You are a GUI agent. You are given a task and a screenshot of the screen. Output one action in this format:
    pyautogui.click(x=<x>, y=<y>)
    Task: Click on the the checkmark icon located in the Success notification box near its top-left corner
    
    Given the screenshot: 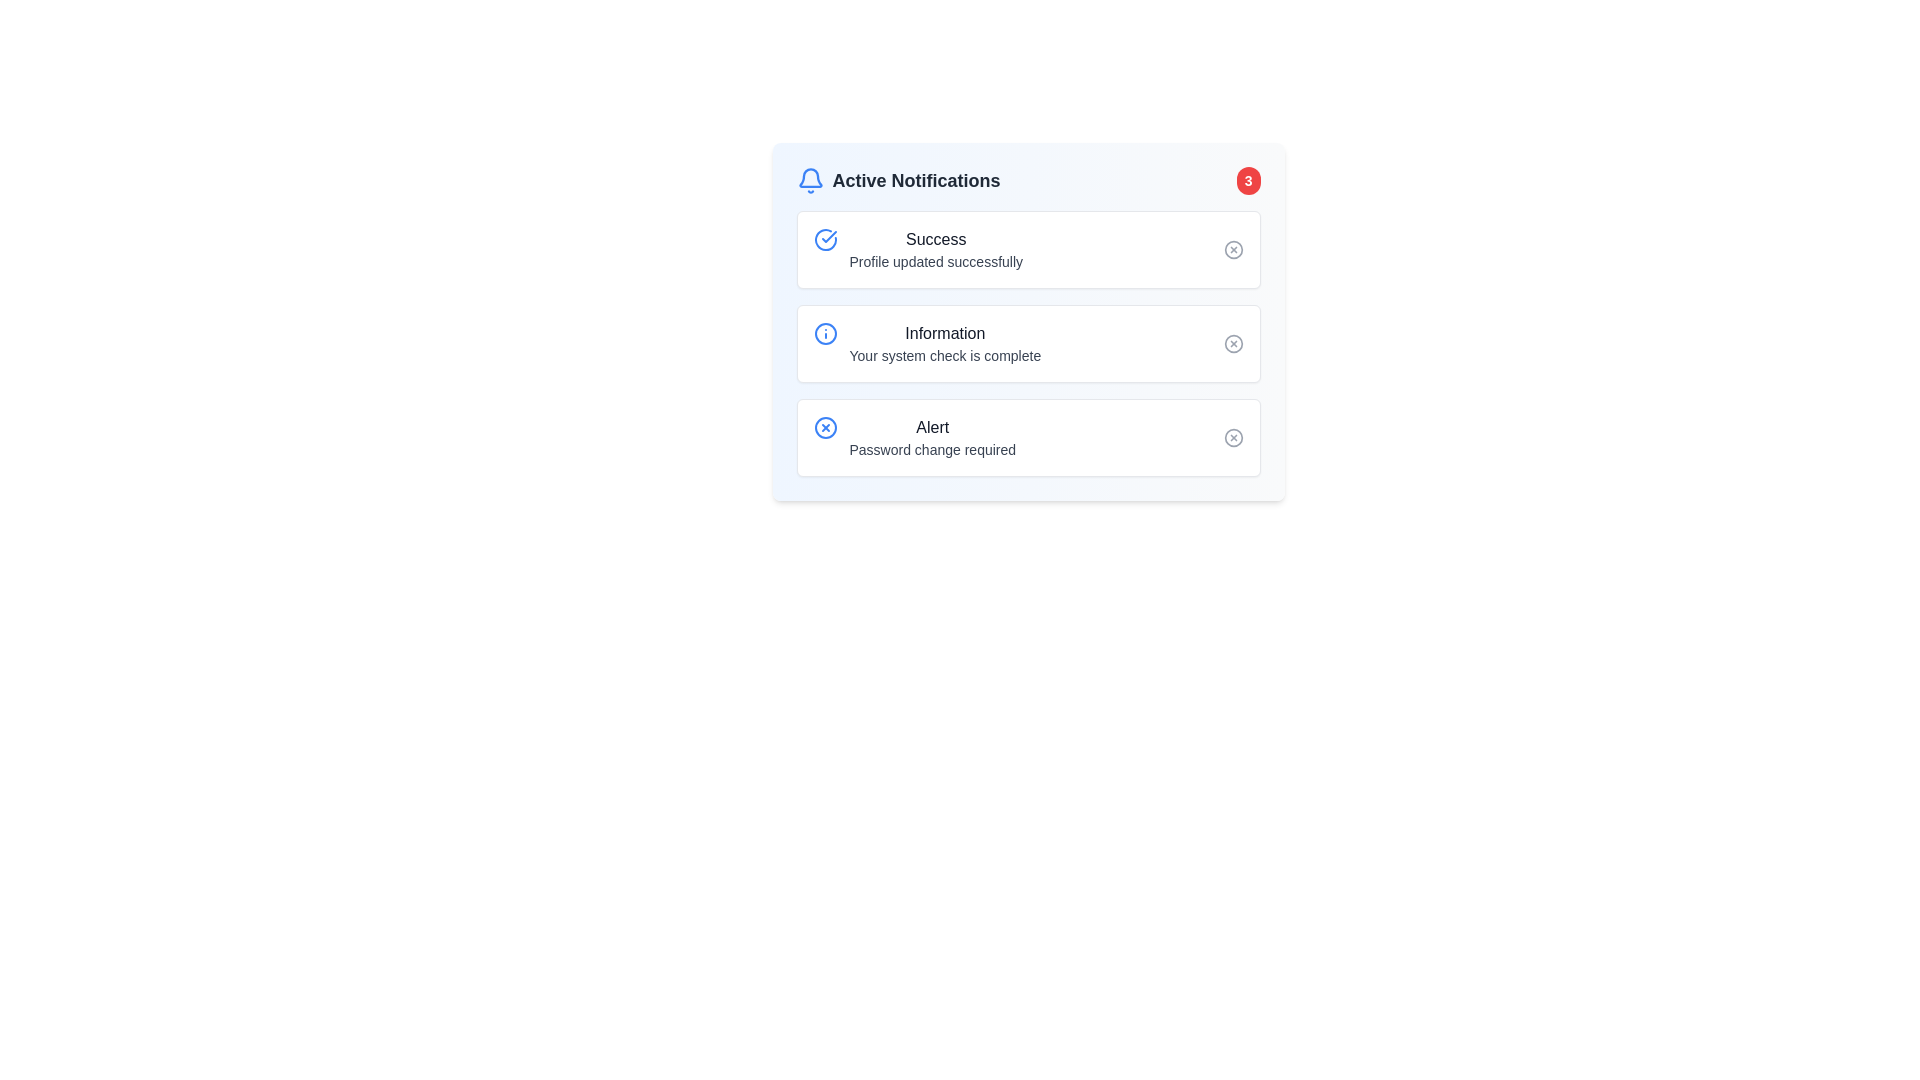 What is the action you would take?
    pyautogui.click(x=829, y=235)
    